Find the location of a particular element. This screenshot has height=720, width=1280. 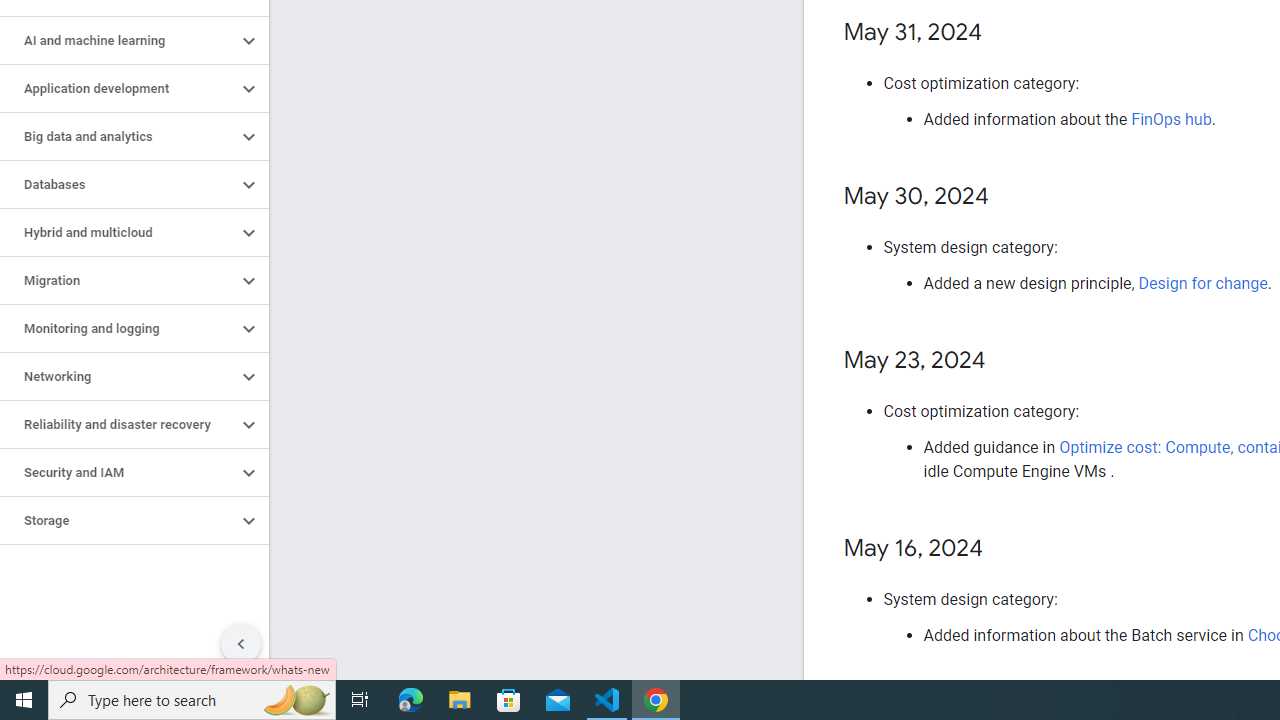

'Security and IAM' is located at coordinates (117, 473).